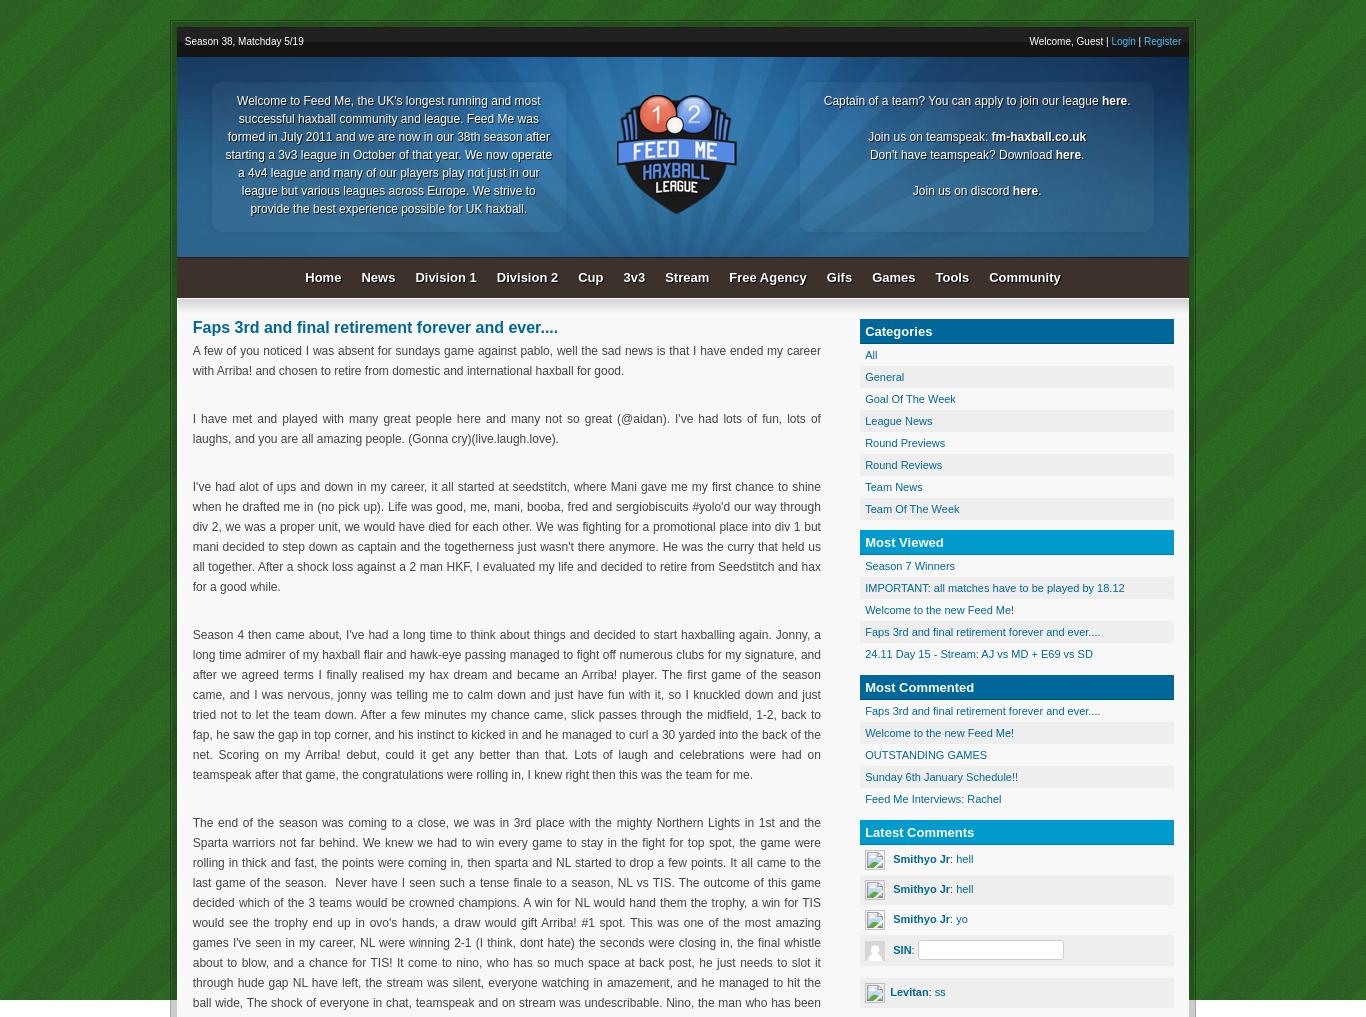 This screenshot has width=1366, height=1017. Describe the element at coordinates (961, 190) in the screenshot. I see `'Join us on discord'` at that location.